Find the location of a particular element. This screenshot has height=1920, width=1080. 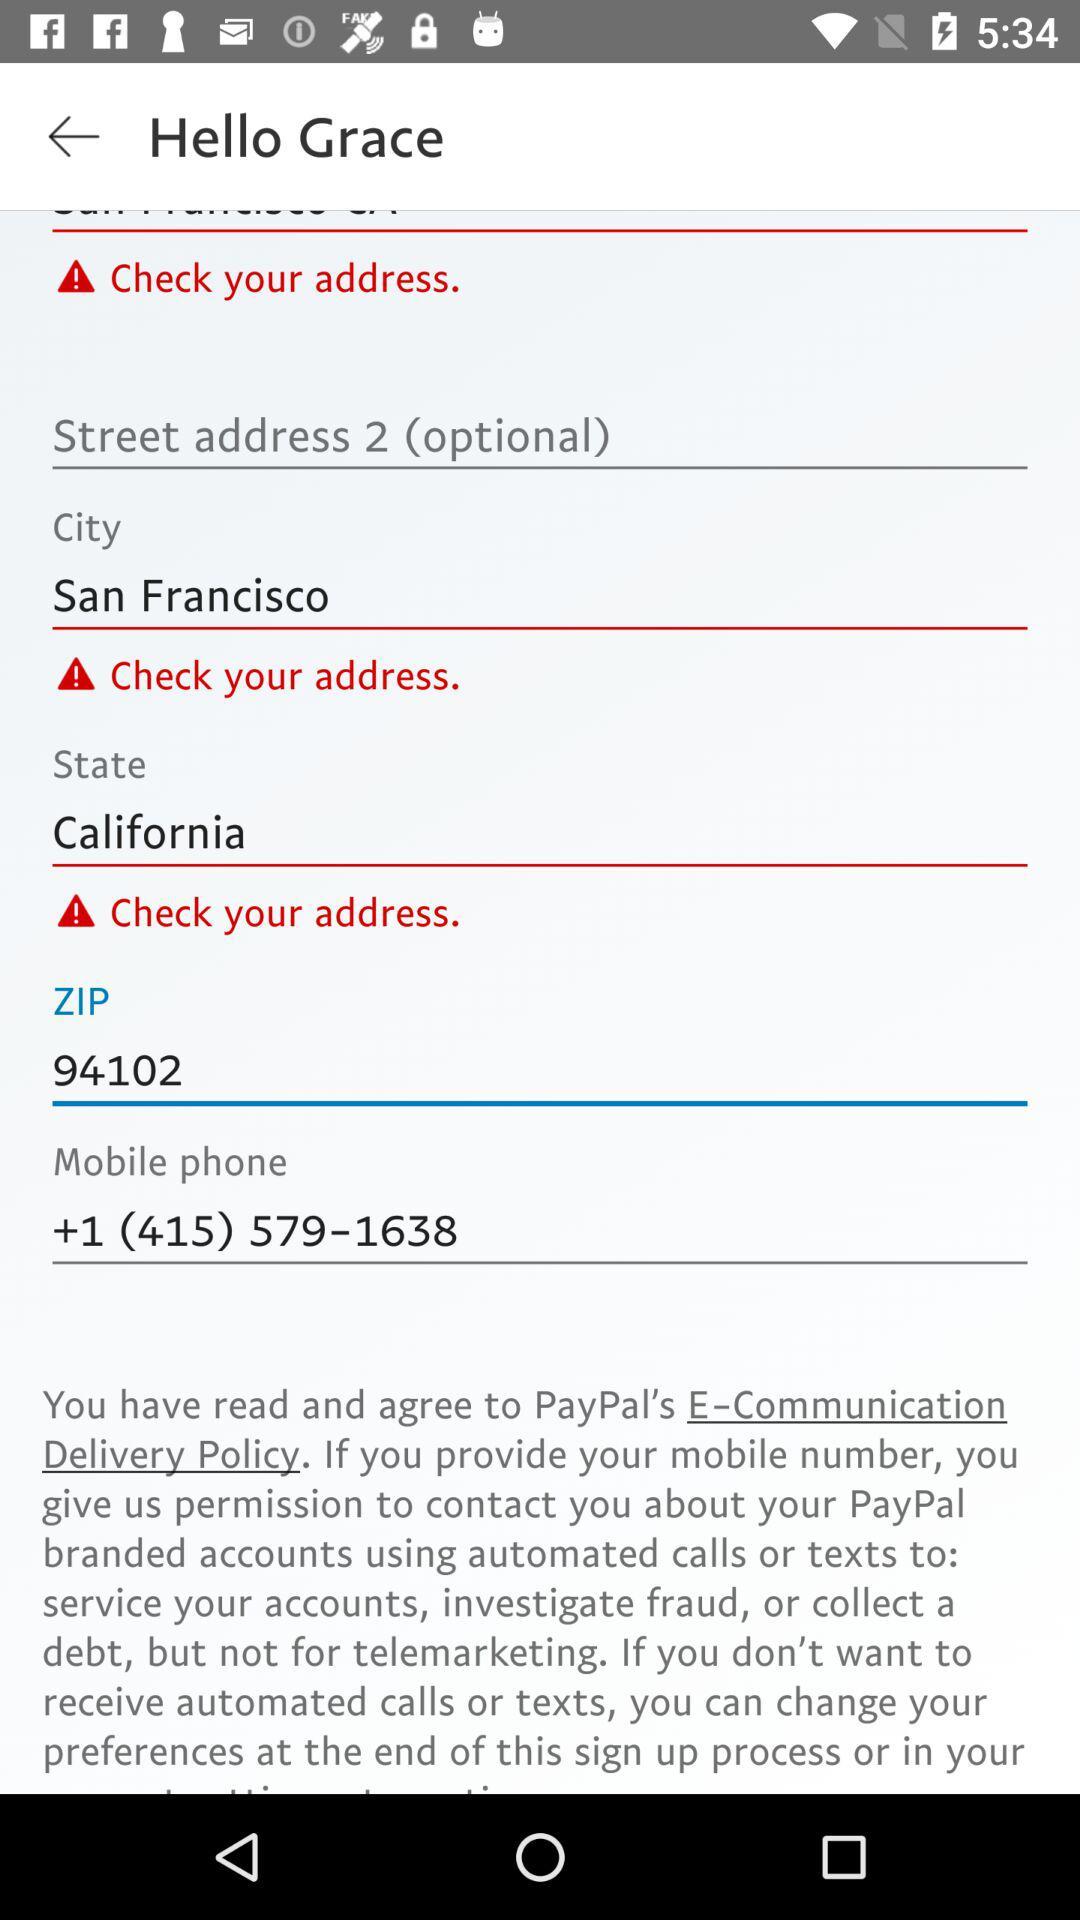

second address line input is located at coordinates (540, 433).